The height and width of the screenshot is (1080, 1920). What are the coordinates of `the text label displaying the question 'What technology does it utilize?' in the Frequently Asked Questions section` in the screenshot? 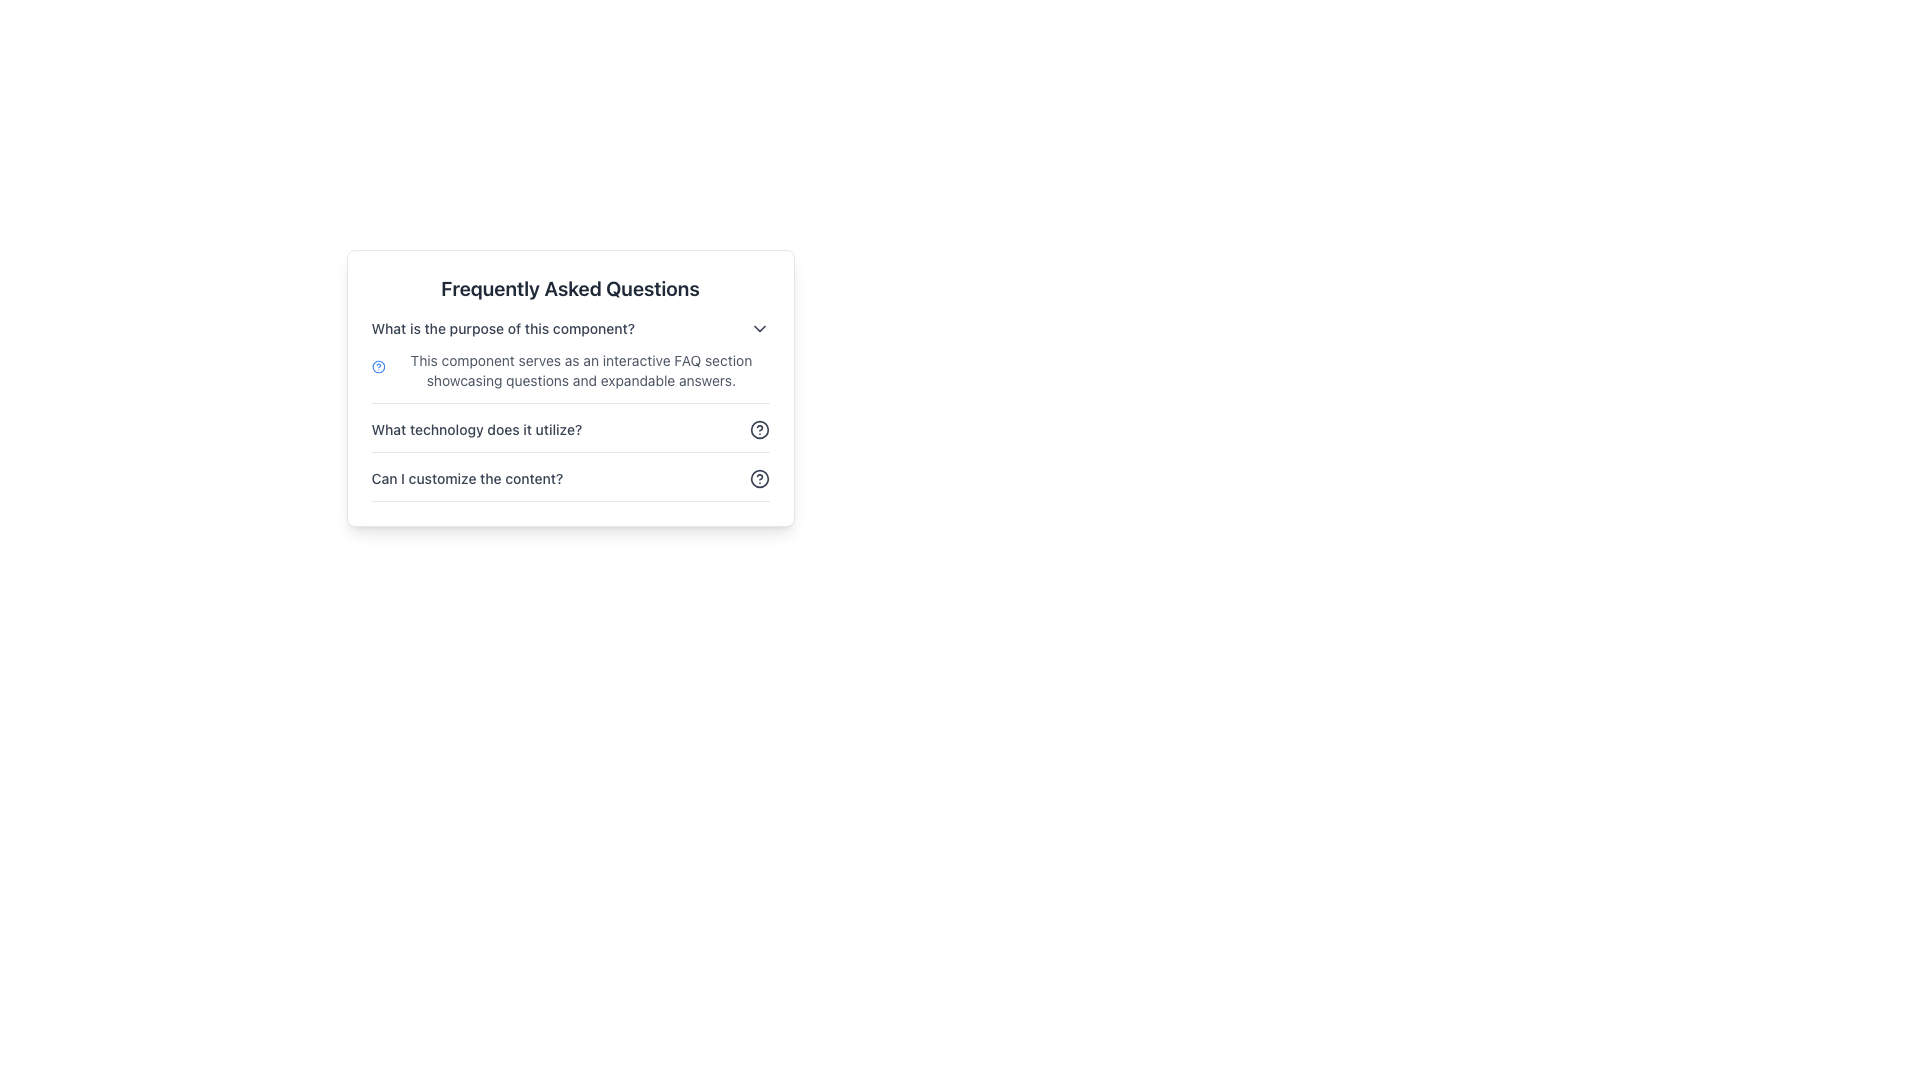 It's located at (475, 428).